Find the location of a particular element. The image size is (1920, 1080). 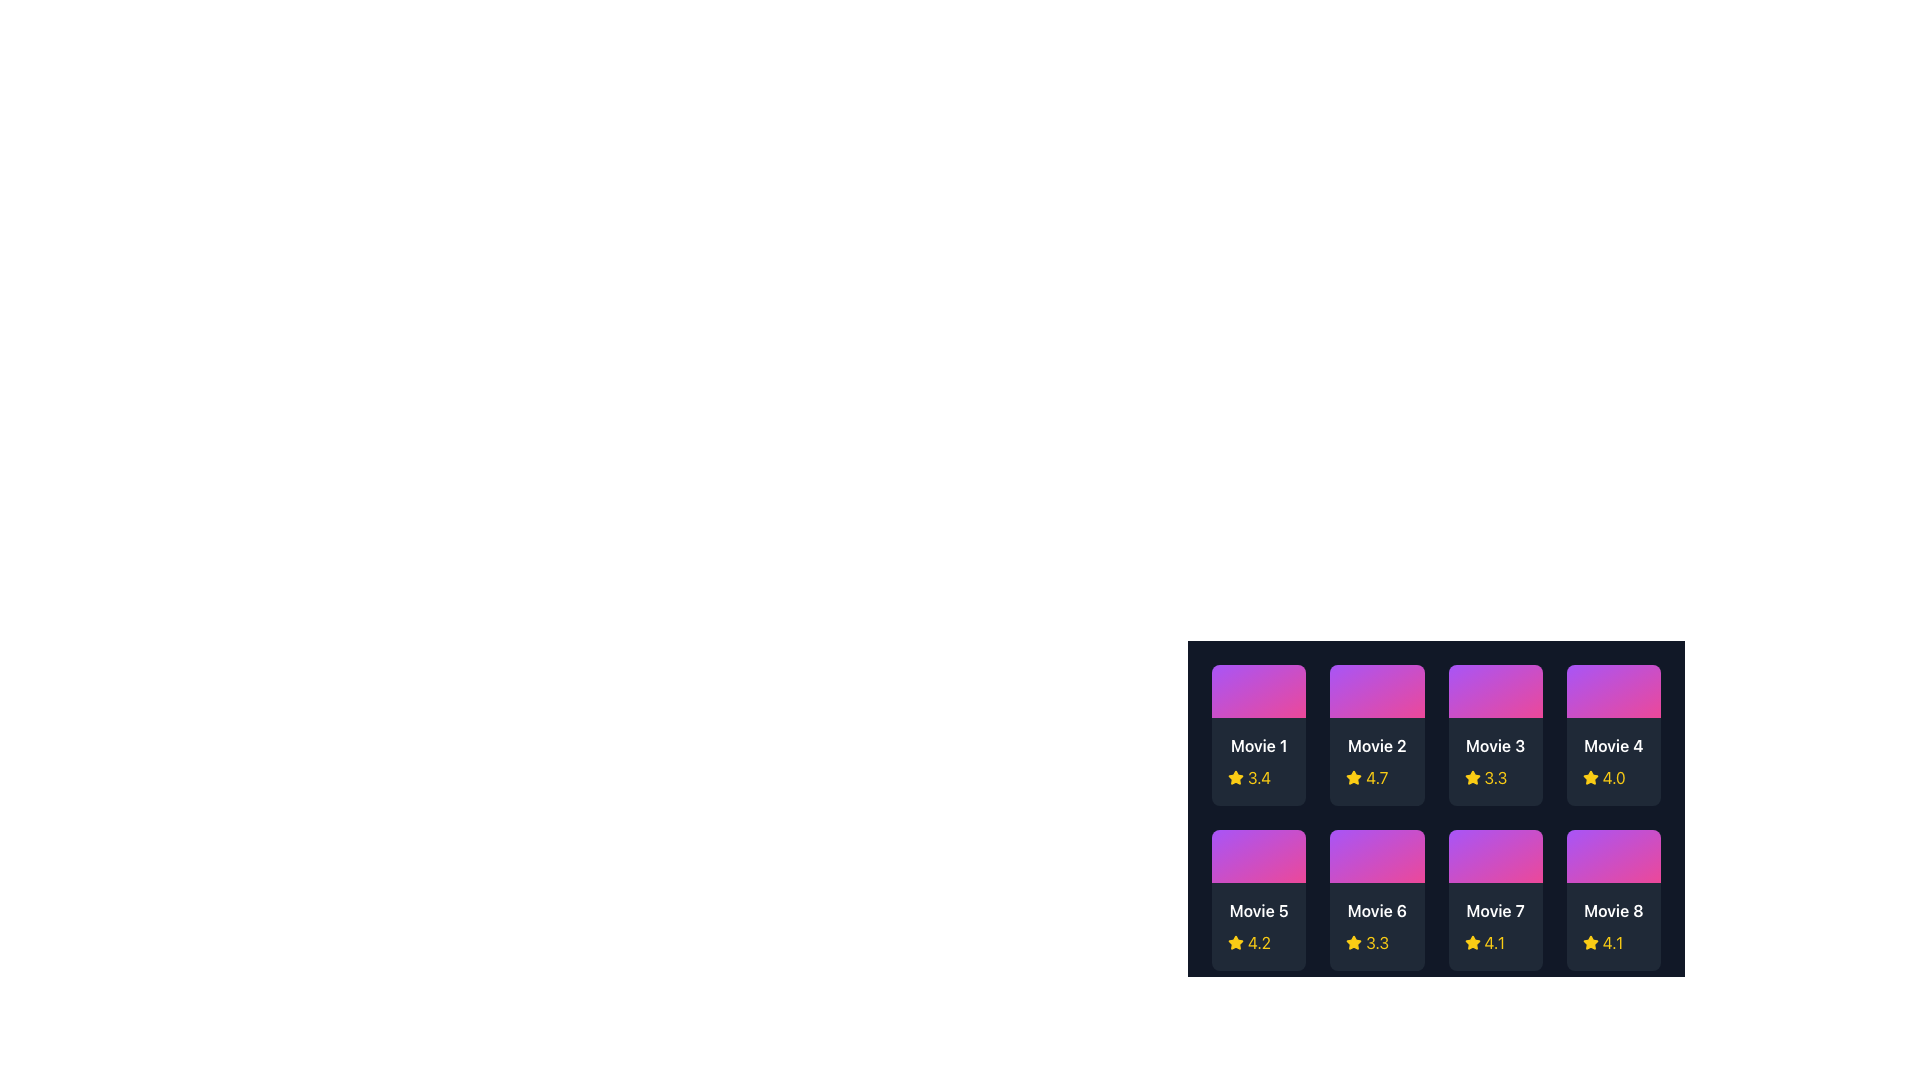

the Text label displaying the rating score for 'Movie 5', located in the bottom left corner of the movie card, next to the star icon is located at coordinates (1258, 943).